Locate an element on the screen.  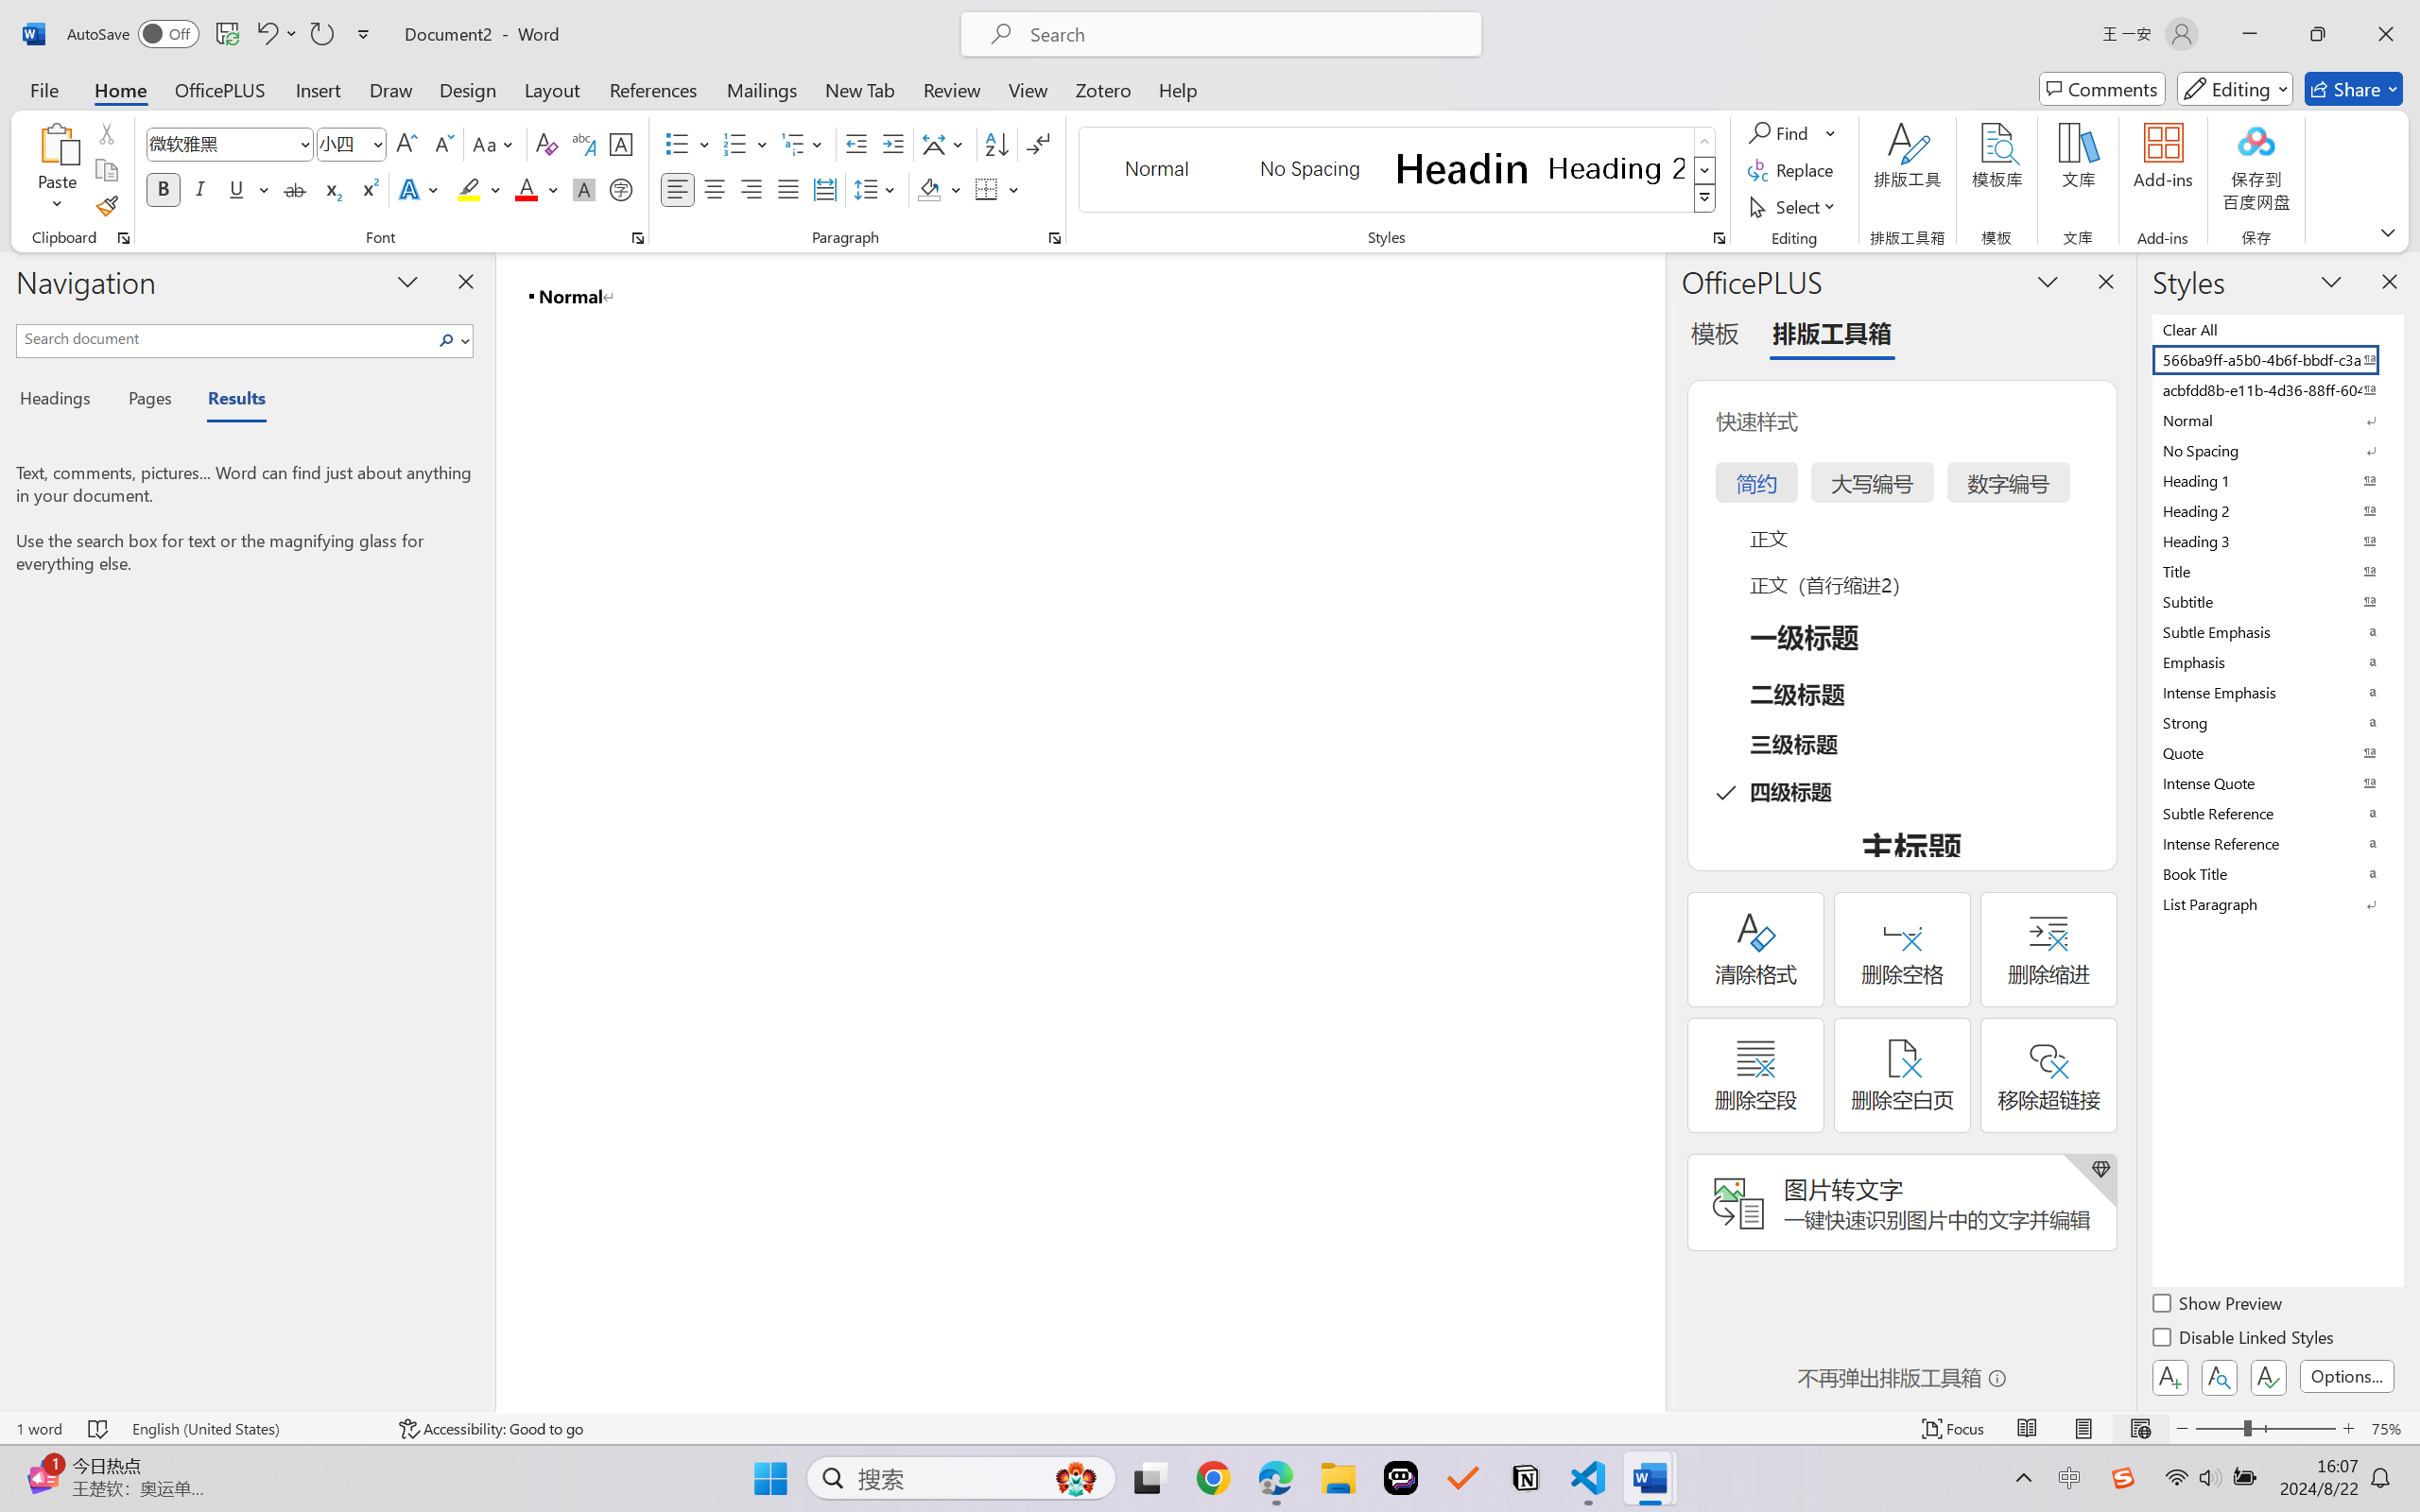
'Bullets' is located at coordinates (687, 144).